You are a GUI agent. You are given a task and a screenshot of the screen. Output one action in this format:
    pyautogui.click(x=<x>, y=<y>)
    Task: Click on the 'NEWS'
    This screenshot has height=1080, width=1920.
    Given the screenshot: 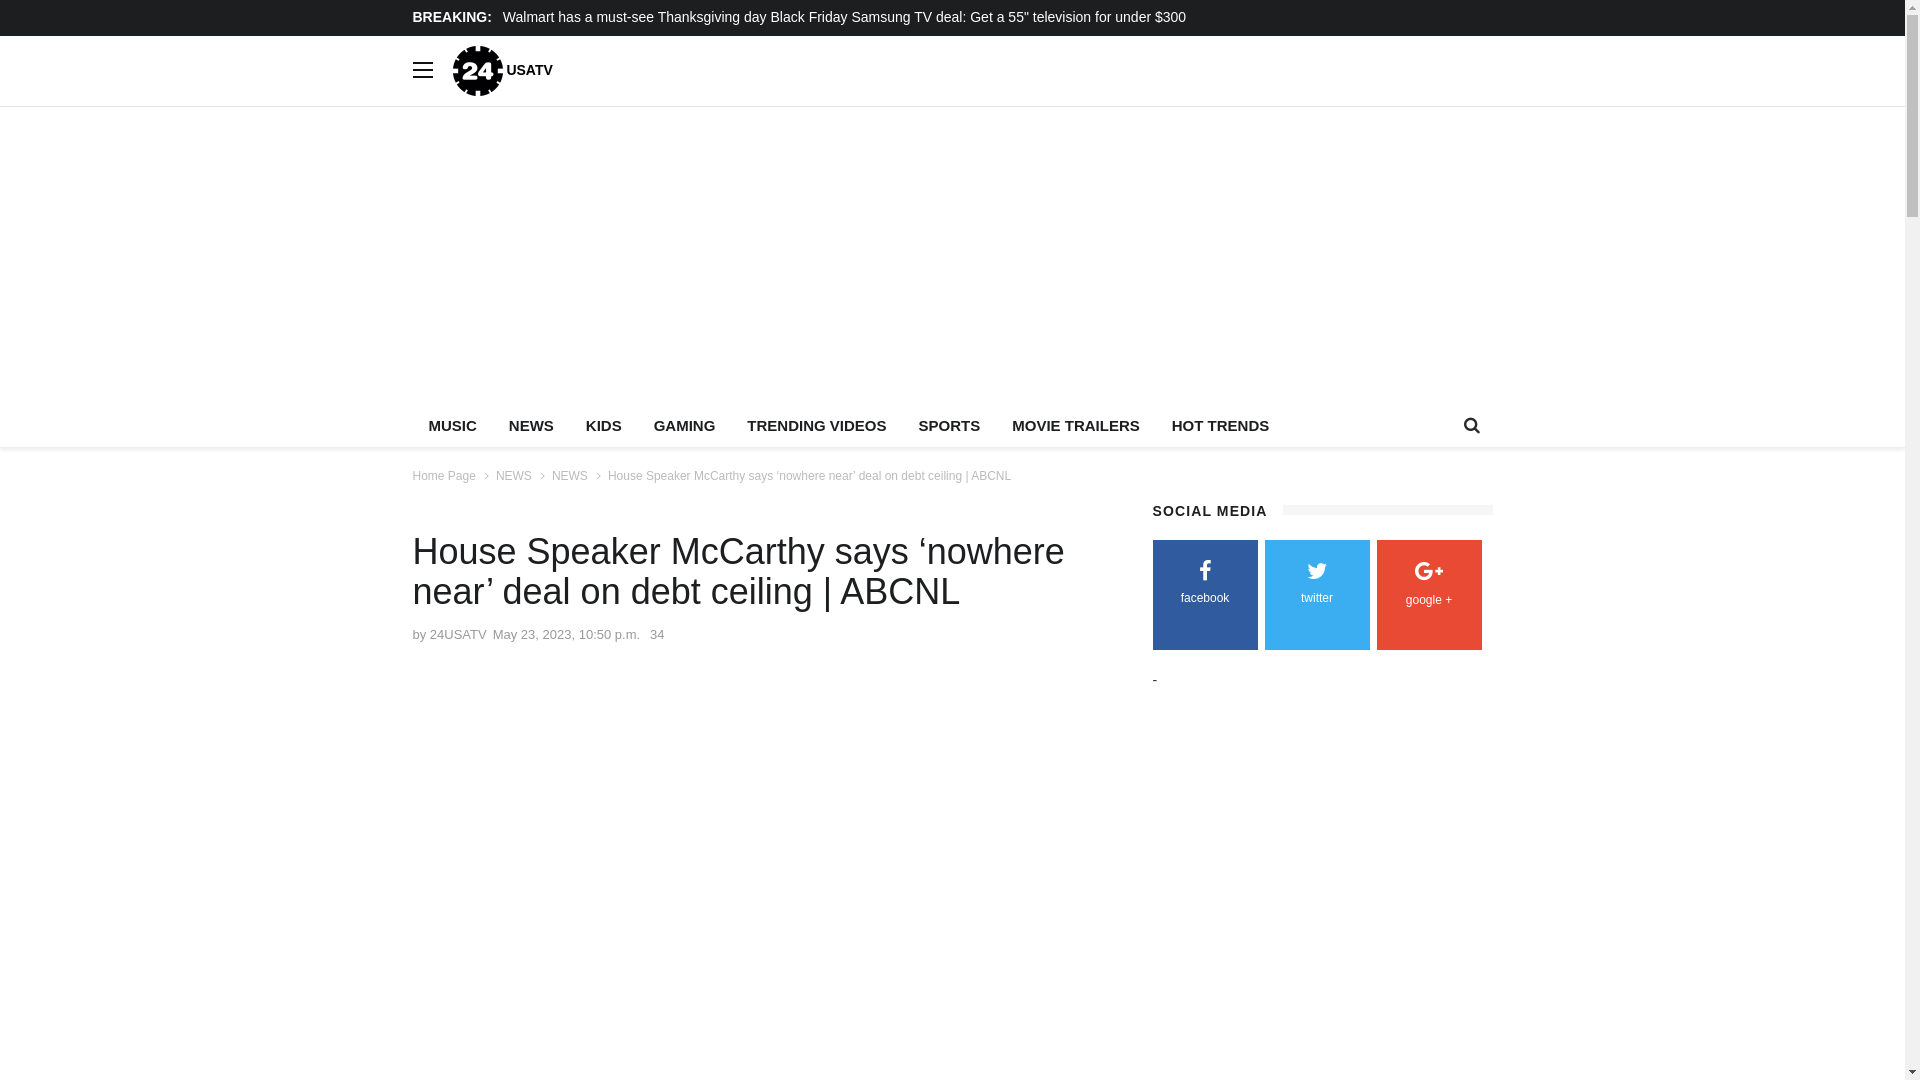 What is the action you would take?
    pyautogui.click(x=513, y=475)
    